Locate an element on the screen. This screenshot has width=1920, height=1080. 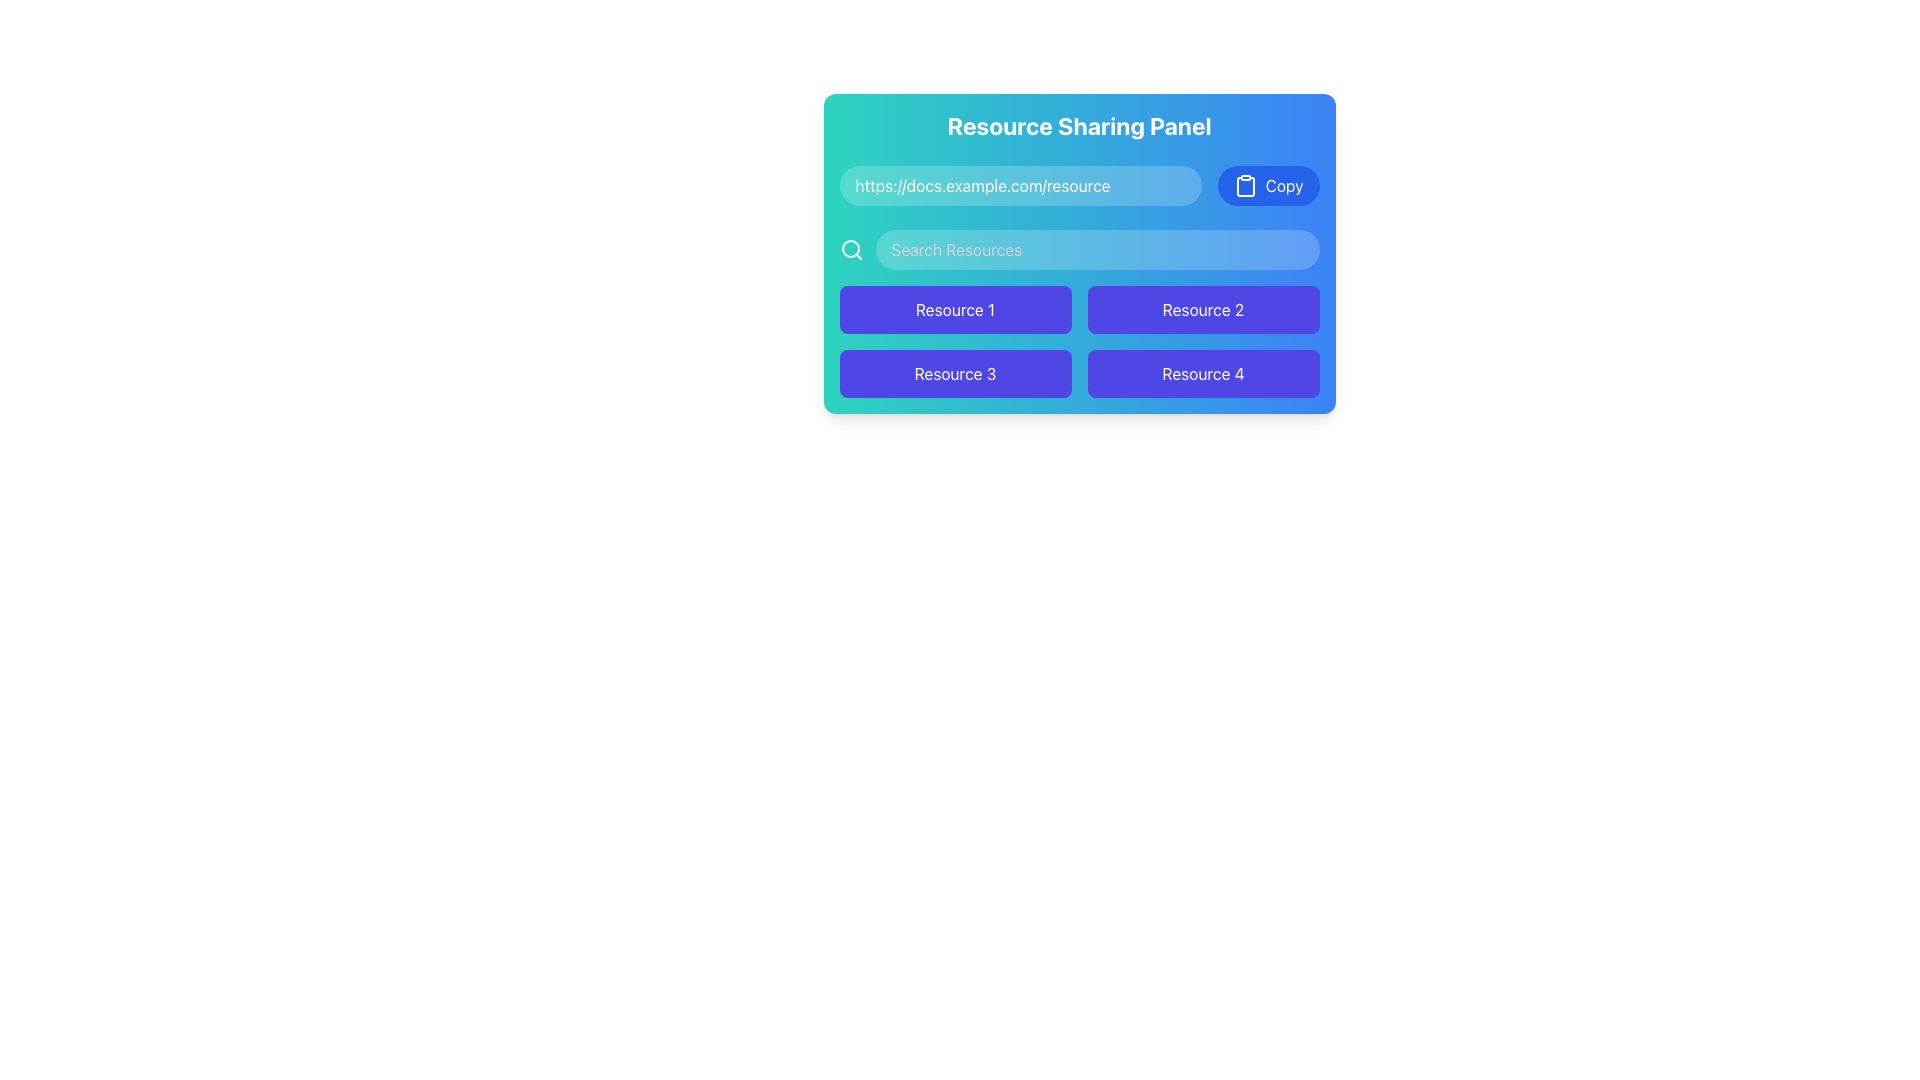
the search input field located below the URL sharing bar to focus and type search queries is located at coordinates (1078, 249).